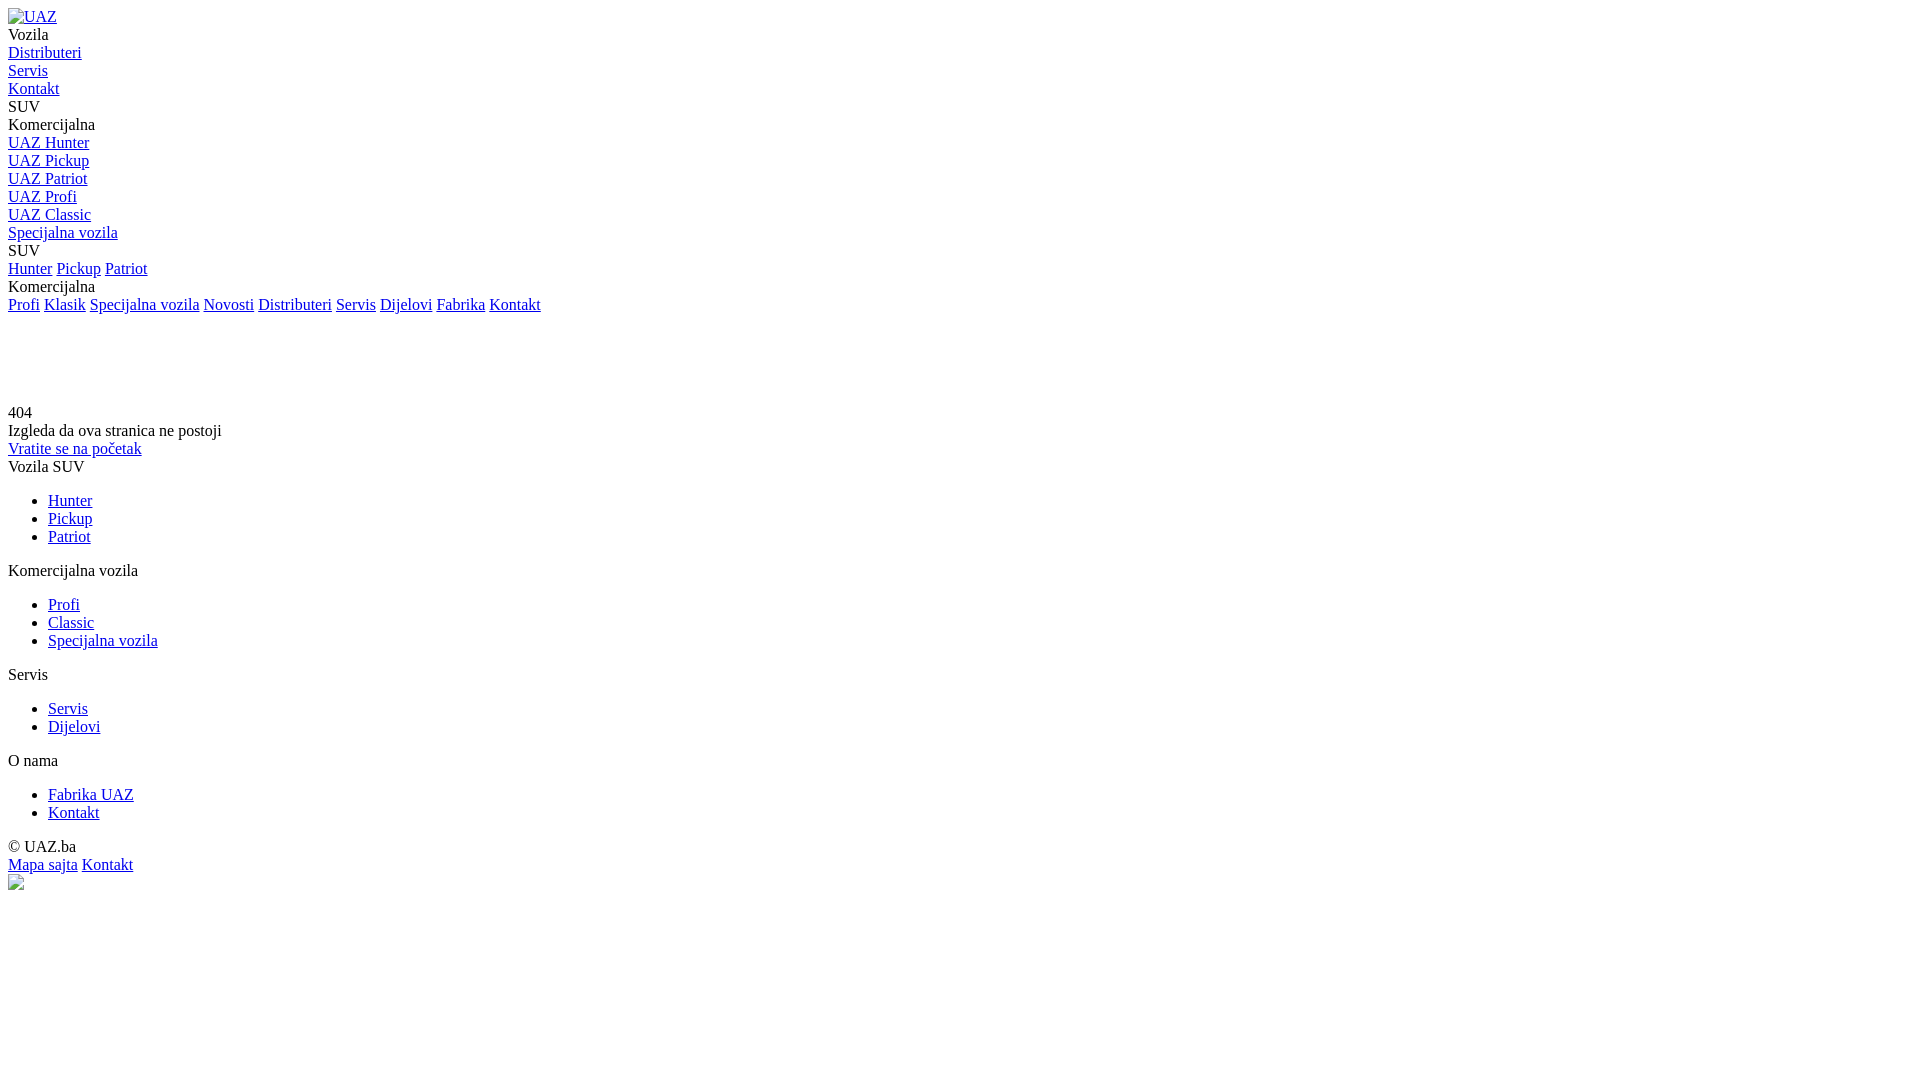 Image resolution: width=1920 pixels, height=1080 pixels. What do you see at coordinates (29, 267) in the screenshot?
I see `'Hunter'` at bounding box center [29, 267].